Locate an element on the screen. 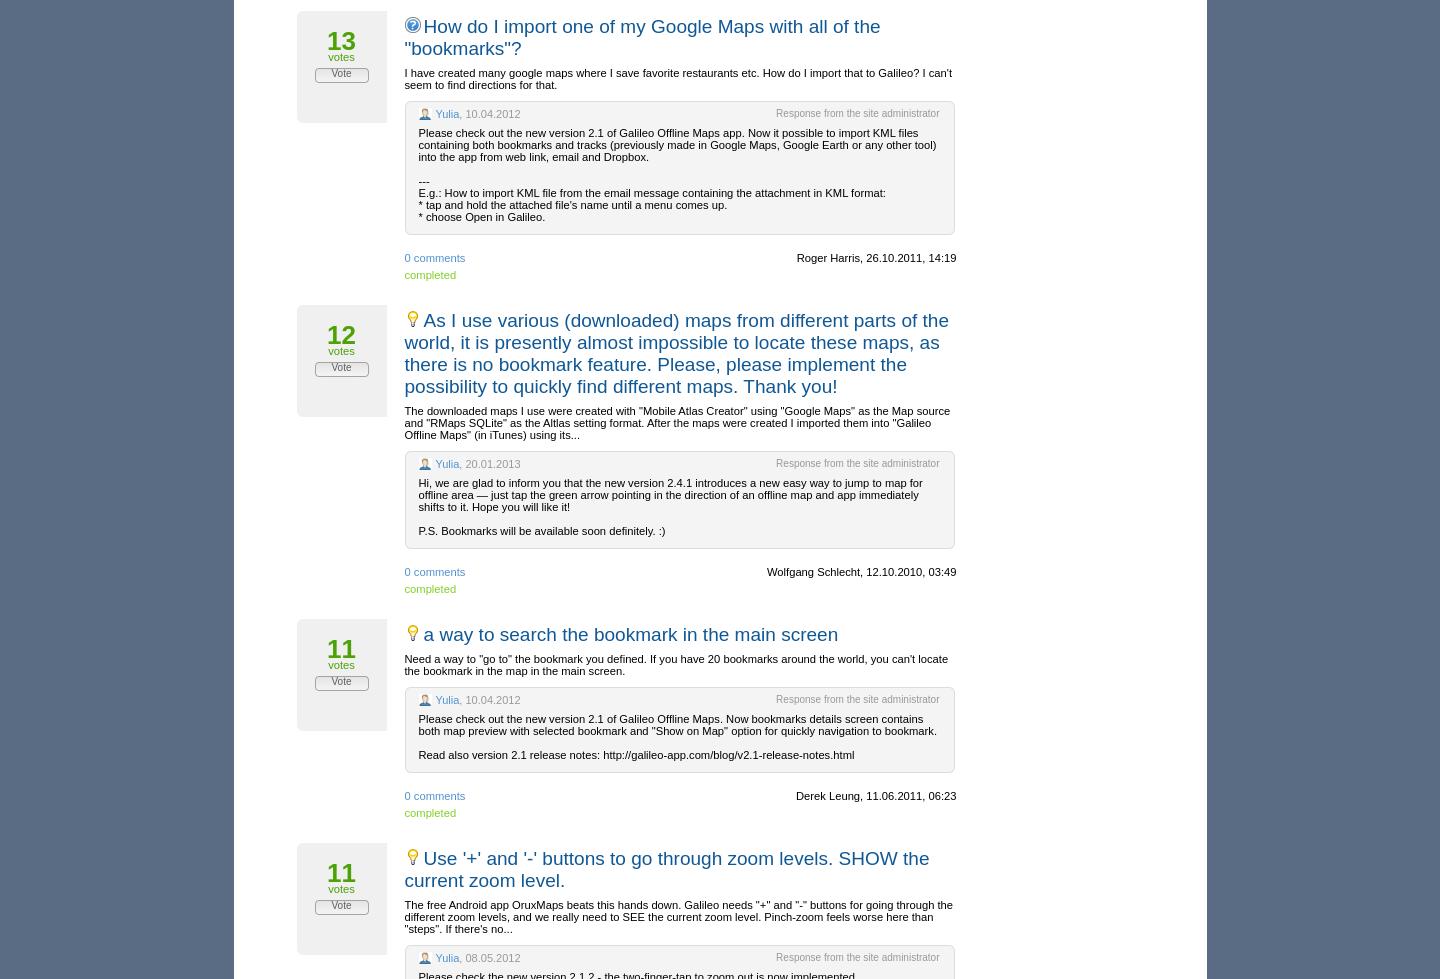  'Derek Leung, 11.06.2011, 06:23' is located at coordinates (874, 795).